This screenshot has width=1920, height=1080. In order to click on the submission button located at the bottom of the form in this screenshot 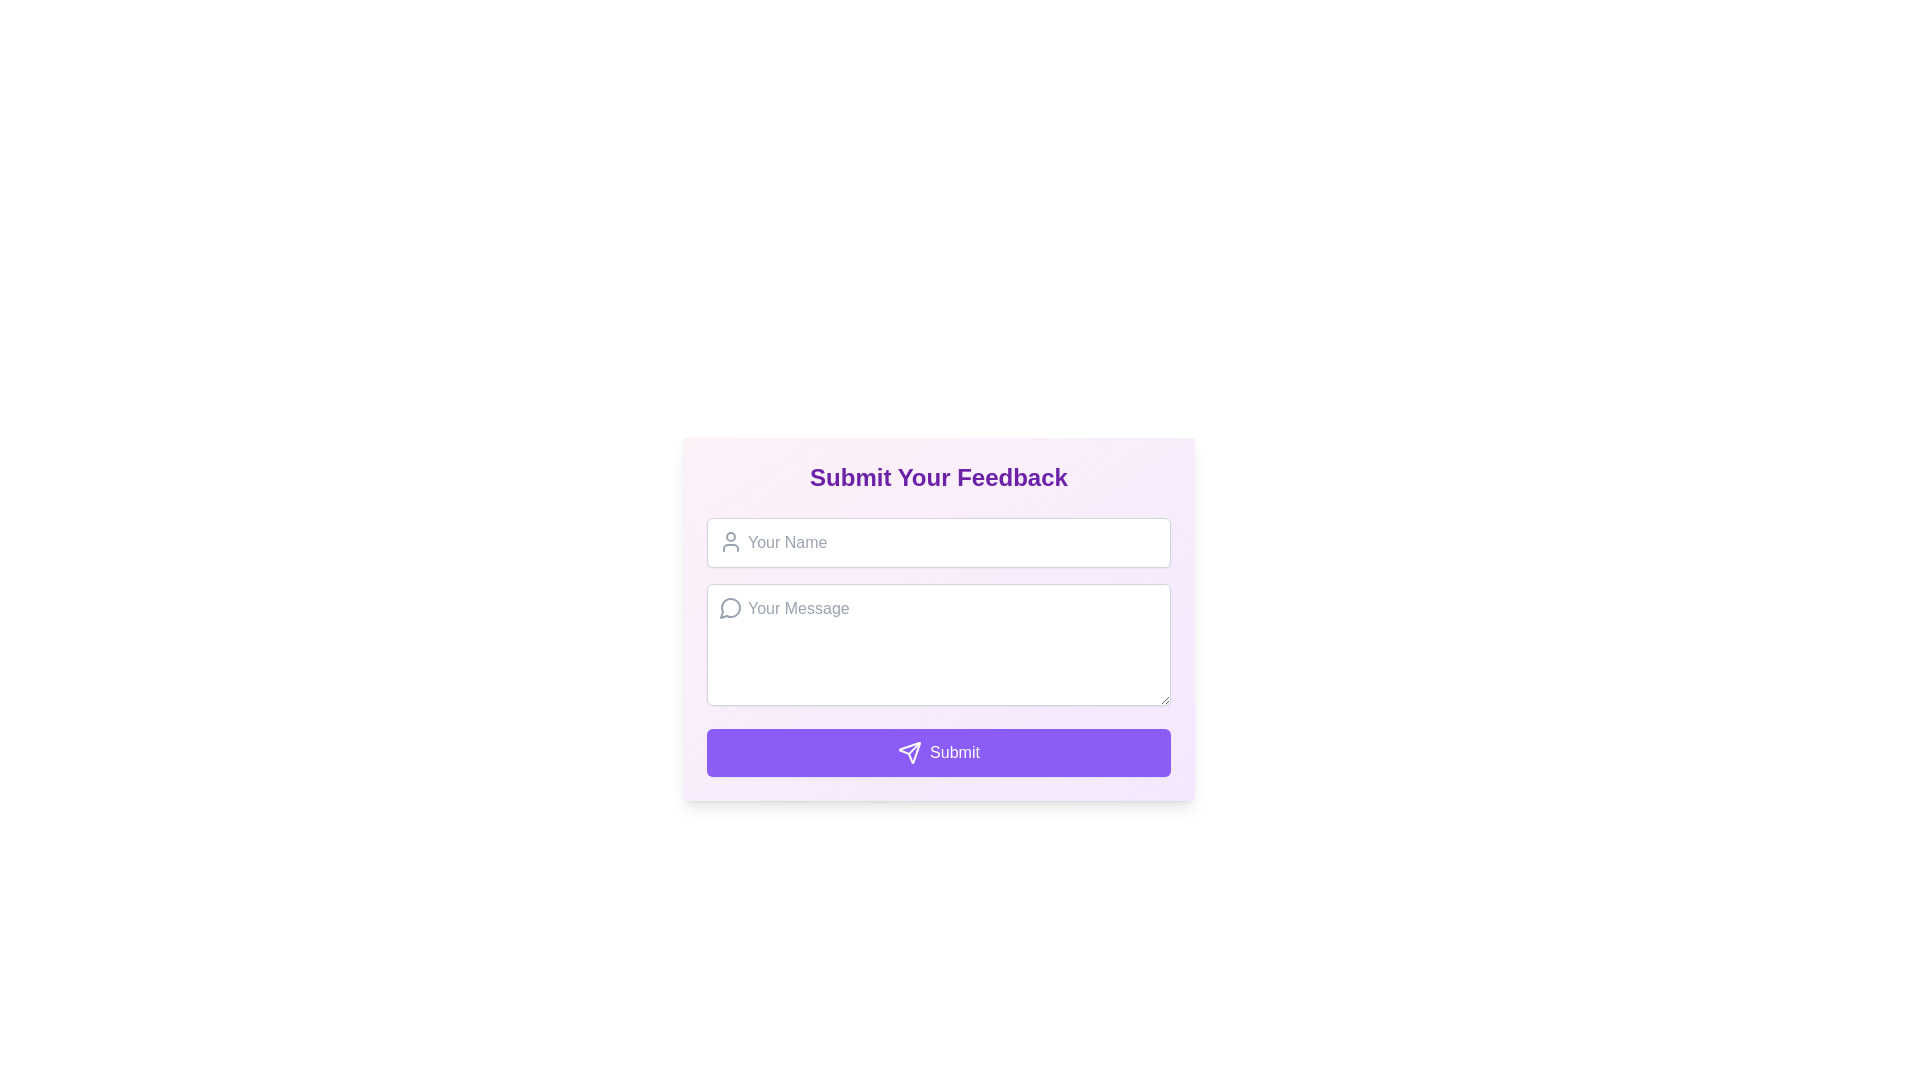, I will do `click(938, 752)`.